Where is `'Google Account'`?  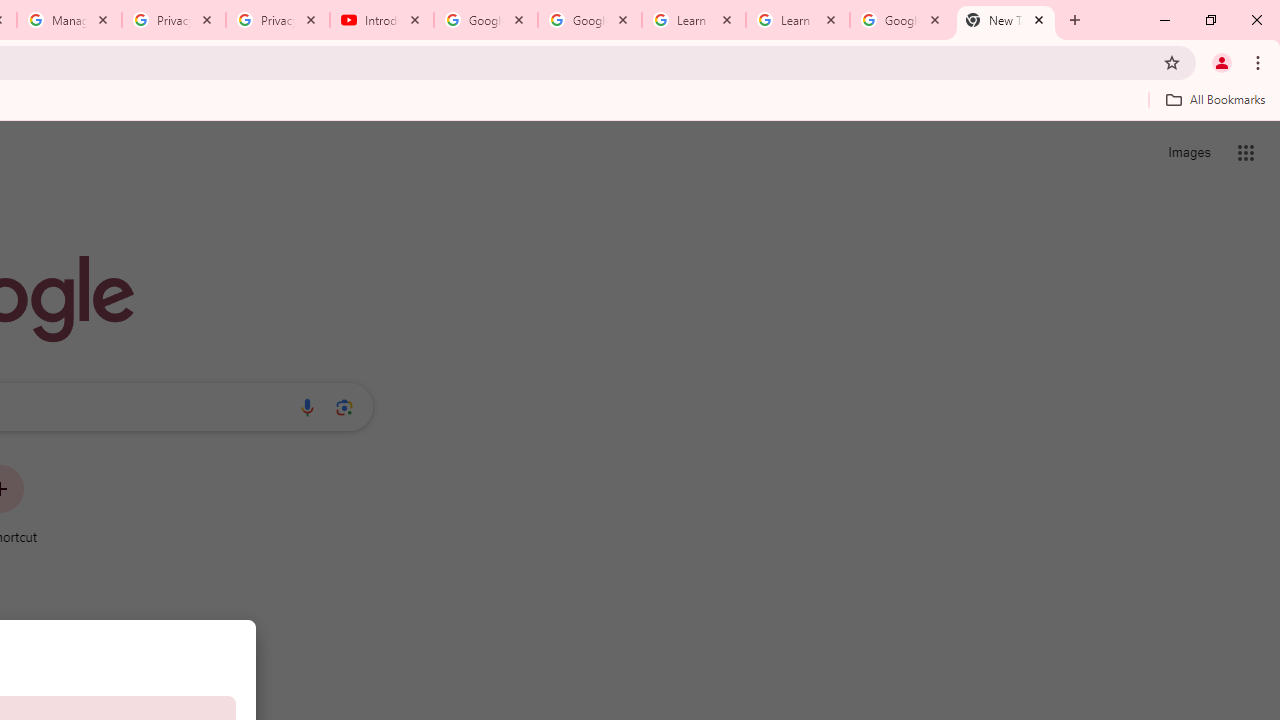 'Google Account' is located at coordinates (900, 20).